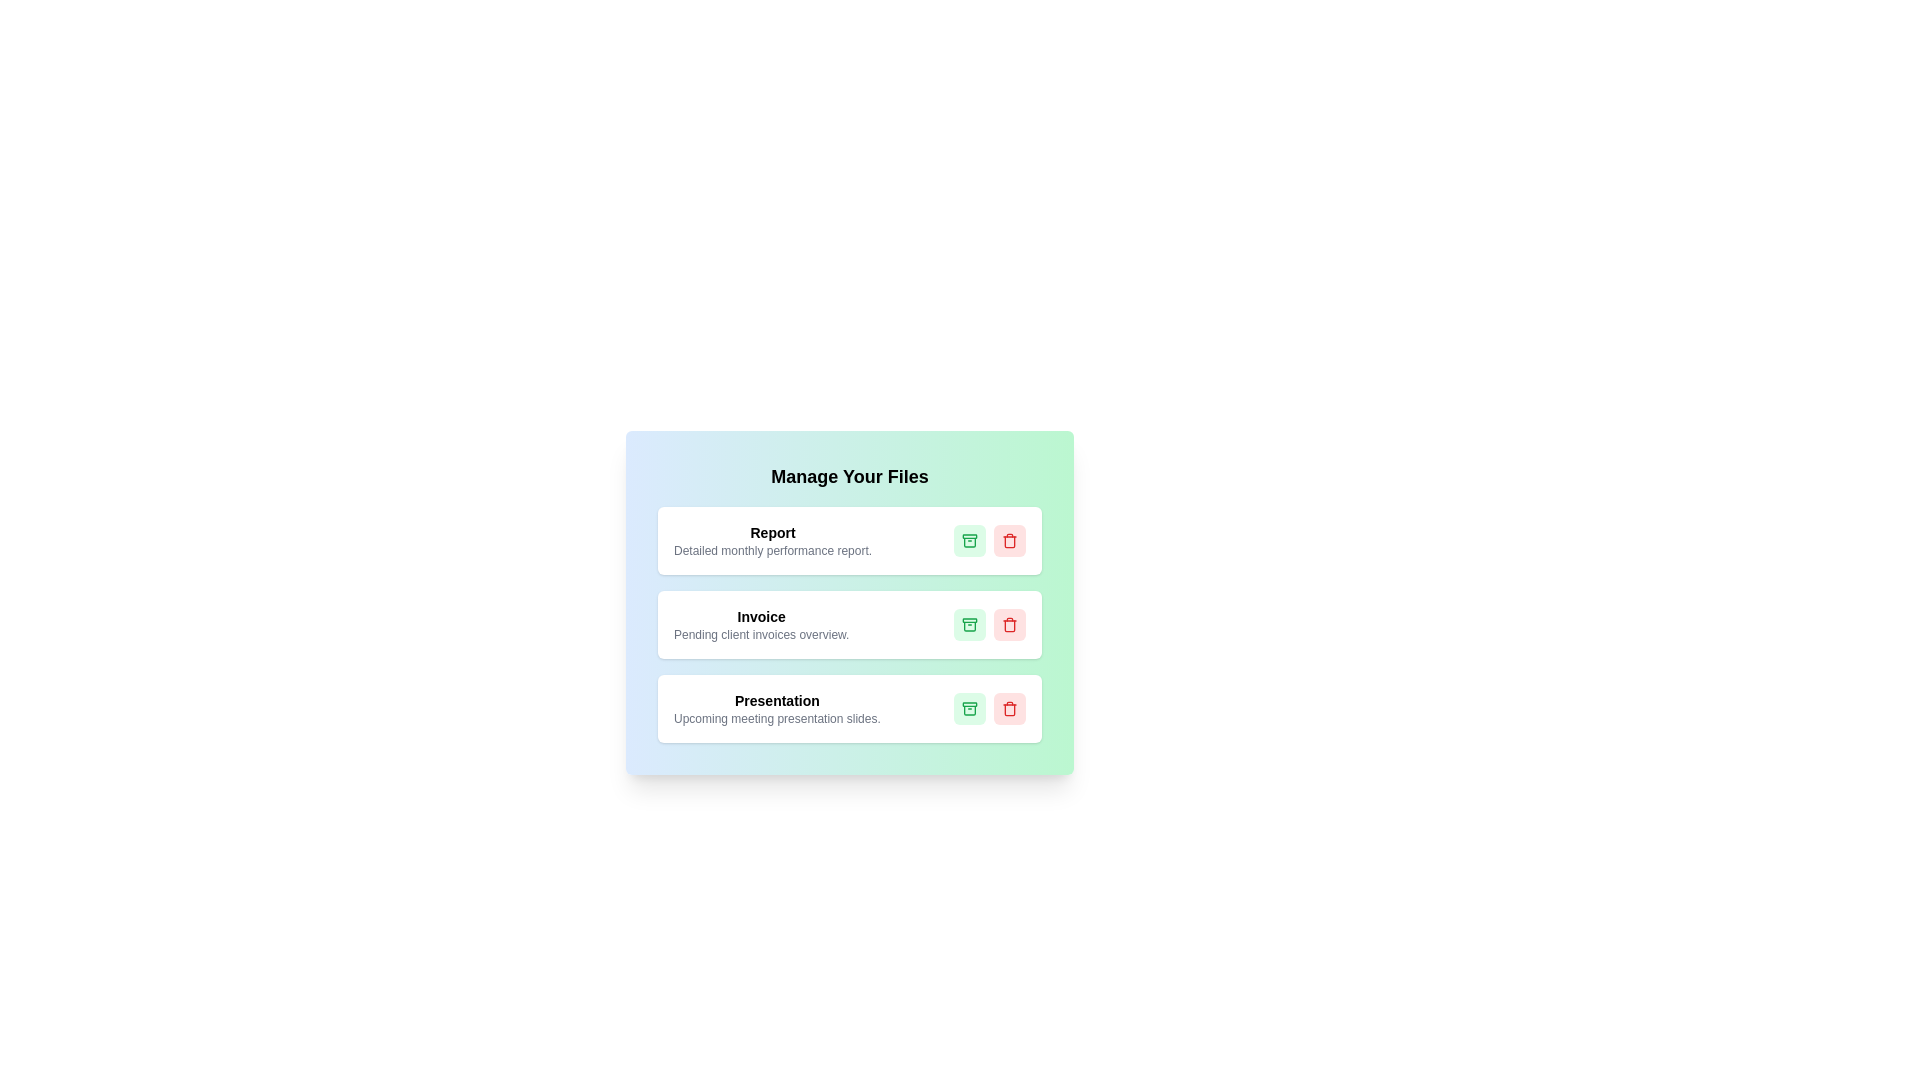 The image size is (1920, 1080). Describe the element at coordinates (969, 708) in the screenshot. I see `archive button for the card titled 'Presentation'` at that location.